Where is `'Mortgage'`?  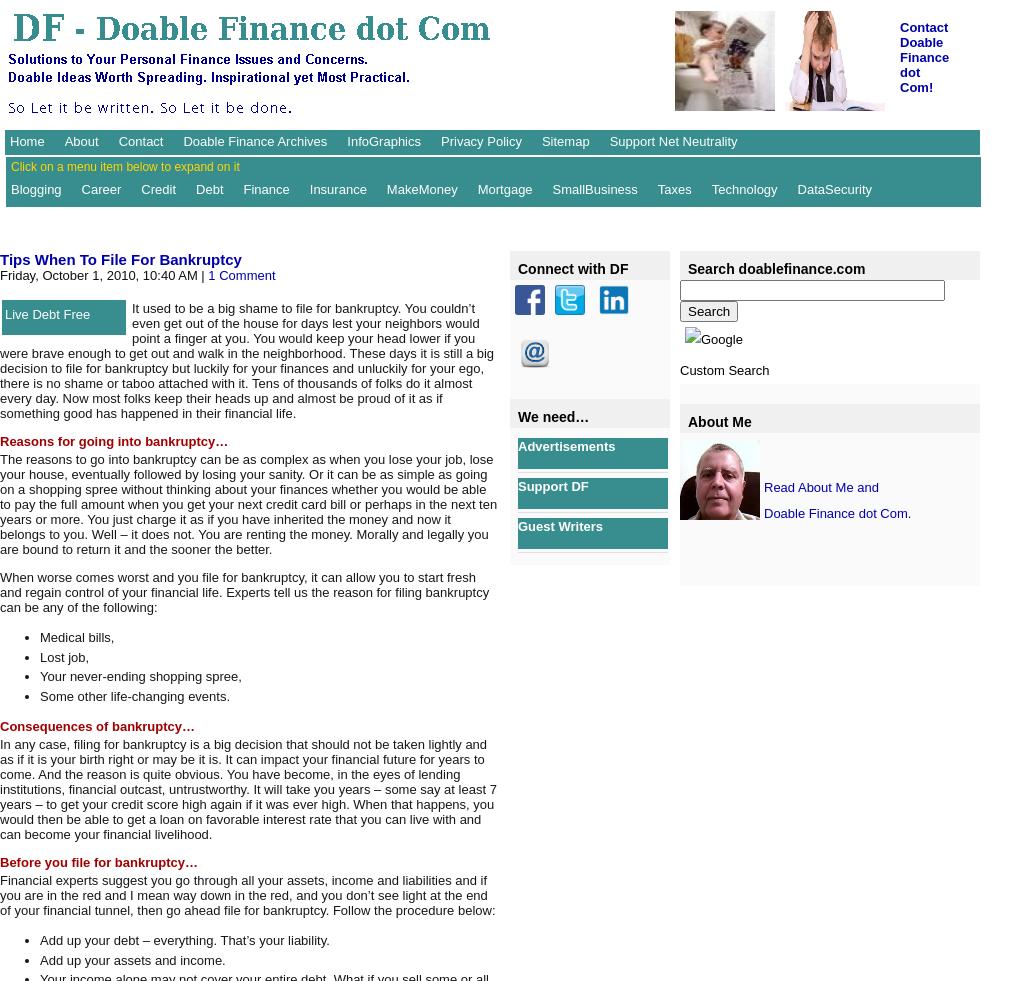 'Mortgage' is located at coordinates (504, 187).